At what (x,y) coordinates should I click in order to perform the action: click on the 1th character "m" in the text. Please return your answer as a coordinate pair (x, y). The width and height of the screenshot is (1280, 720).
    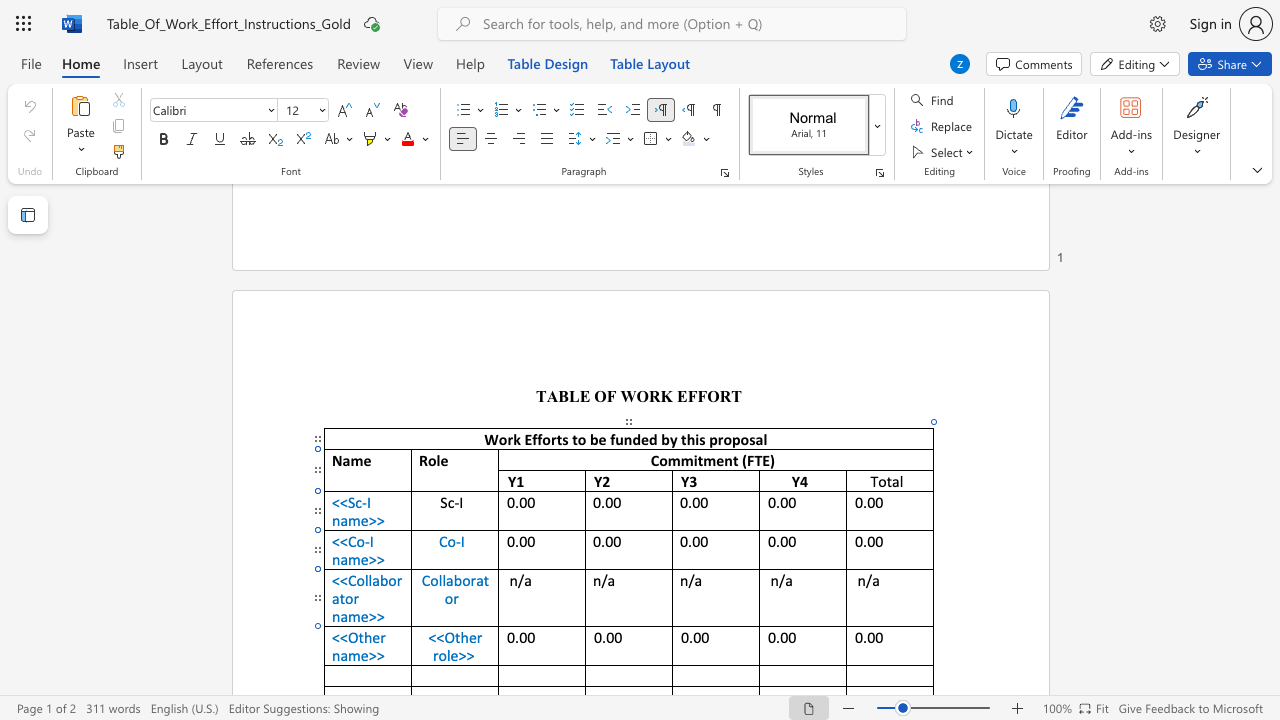
    Looking at the image, I should click on (354, 655).